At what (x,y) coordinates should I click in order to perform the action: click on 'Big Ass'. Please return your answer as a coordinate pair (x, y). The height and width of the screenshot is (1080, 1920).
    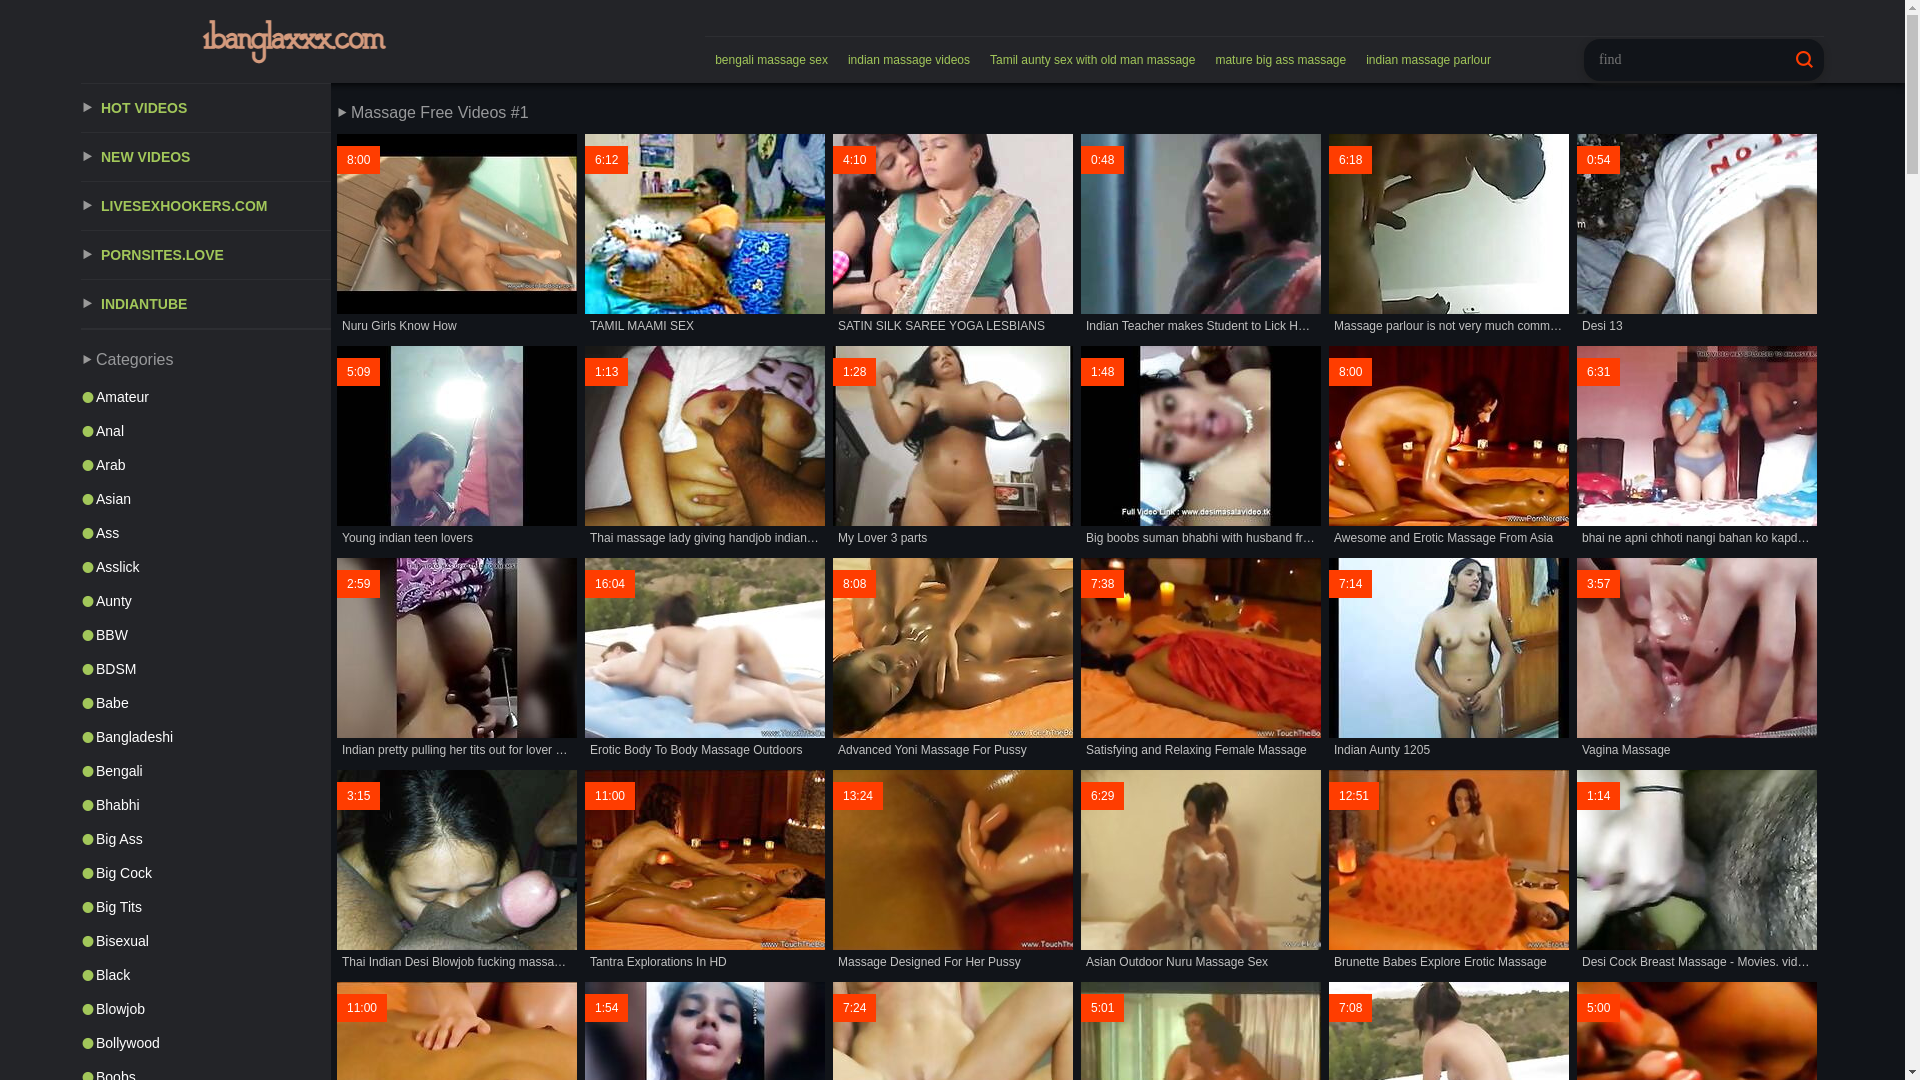
    Looking at the image, I should click on (206, 839).